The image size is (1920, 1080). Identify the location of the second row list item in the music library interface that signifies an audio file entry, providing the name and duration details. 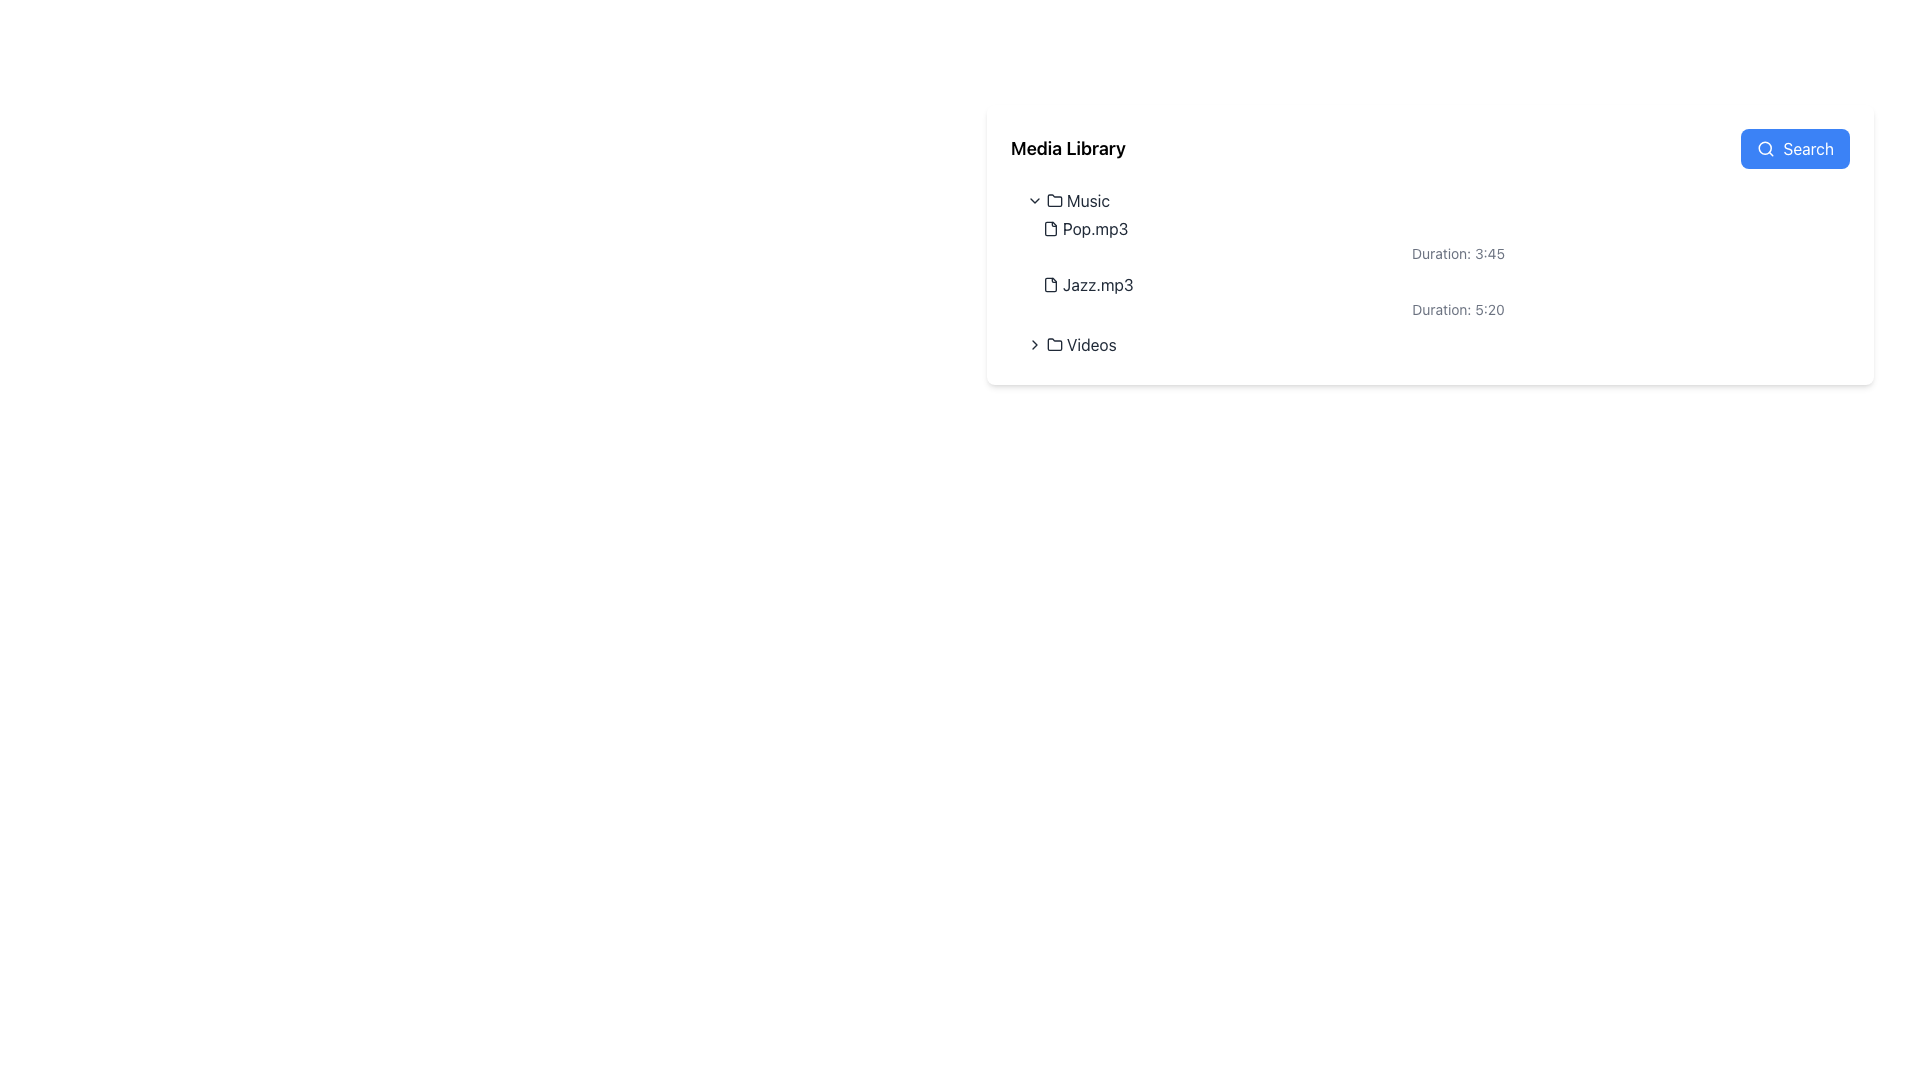
(1437, 297).